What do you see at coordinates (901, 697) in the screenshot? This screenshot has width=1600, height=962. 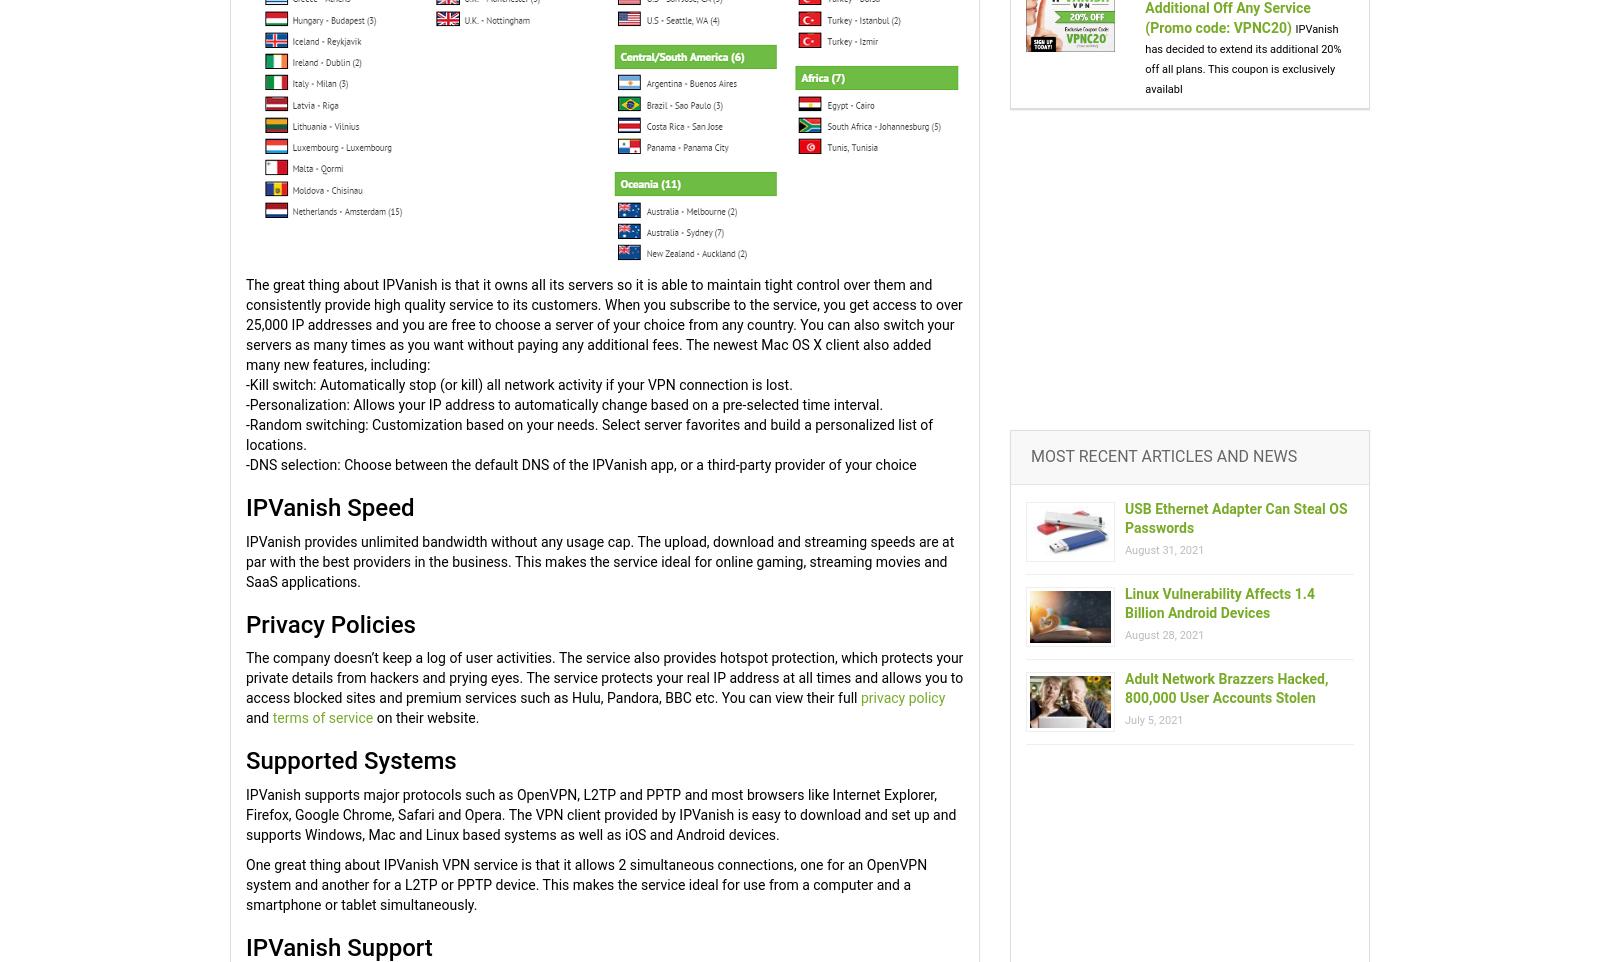 I see `'privacy policy'` at bounding box center [901, 697].